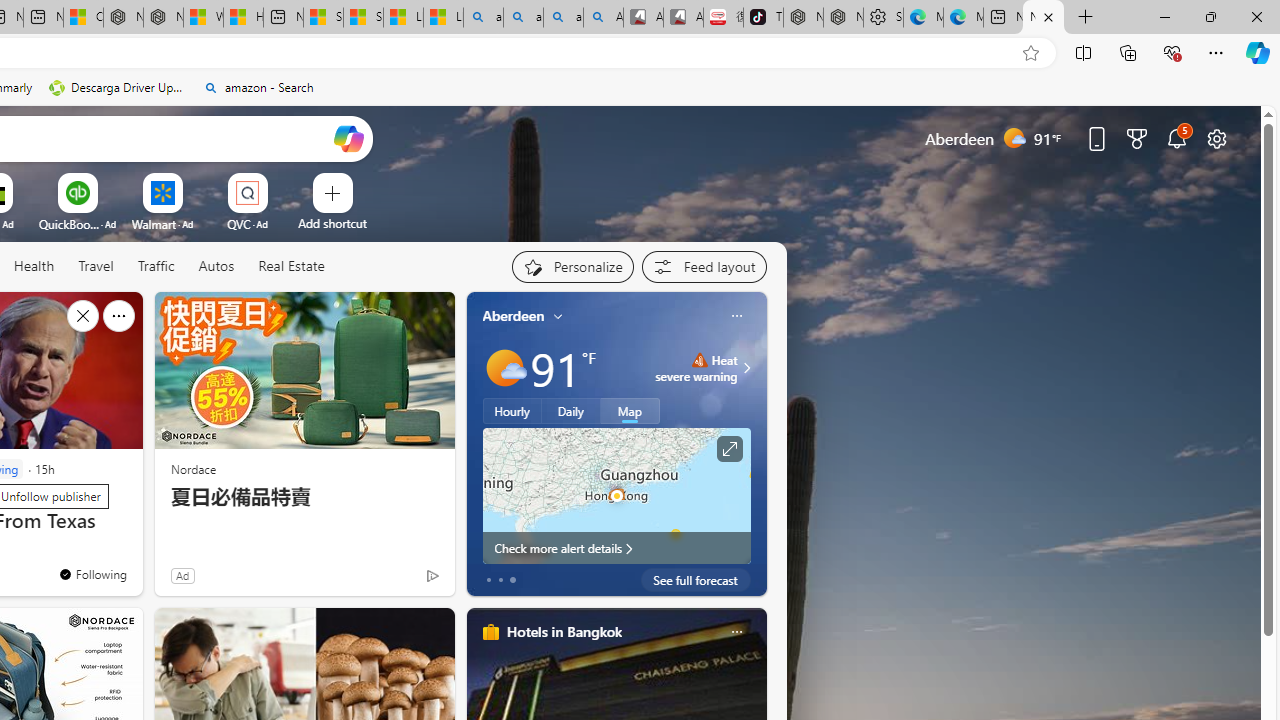 The height and width of the screenshot is (720, 1280). I want to click on 'Mostly sunny', so click(504, 368).